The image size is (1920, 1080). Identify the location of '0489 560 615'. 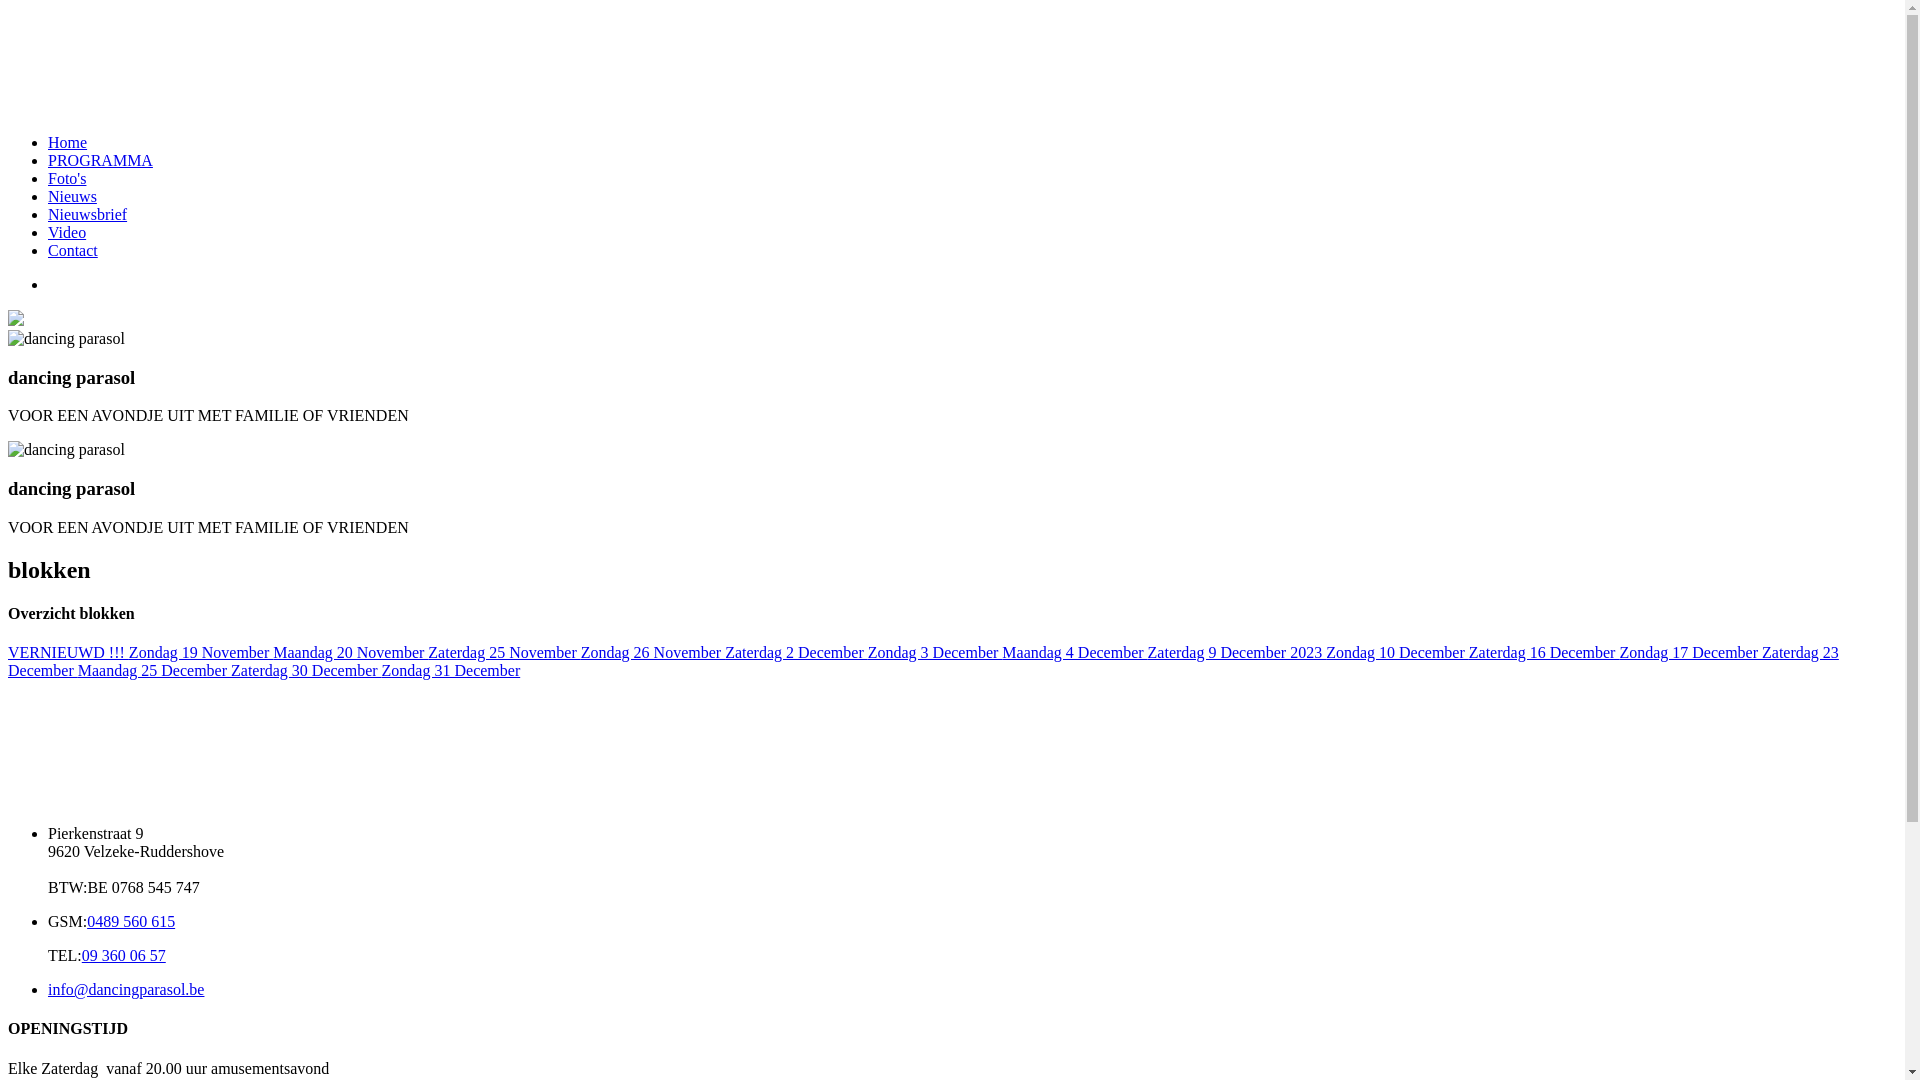
(129, 921).